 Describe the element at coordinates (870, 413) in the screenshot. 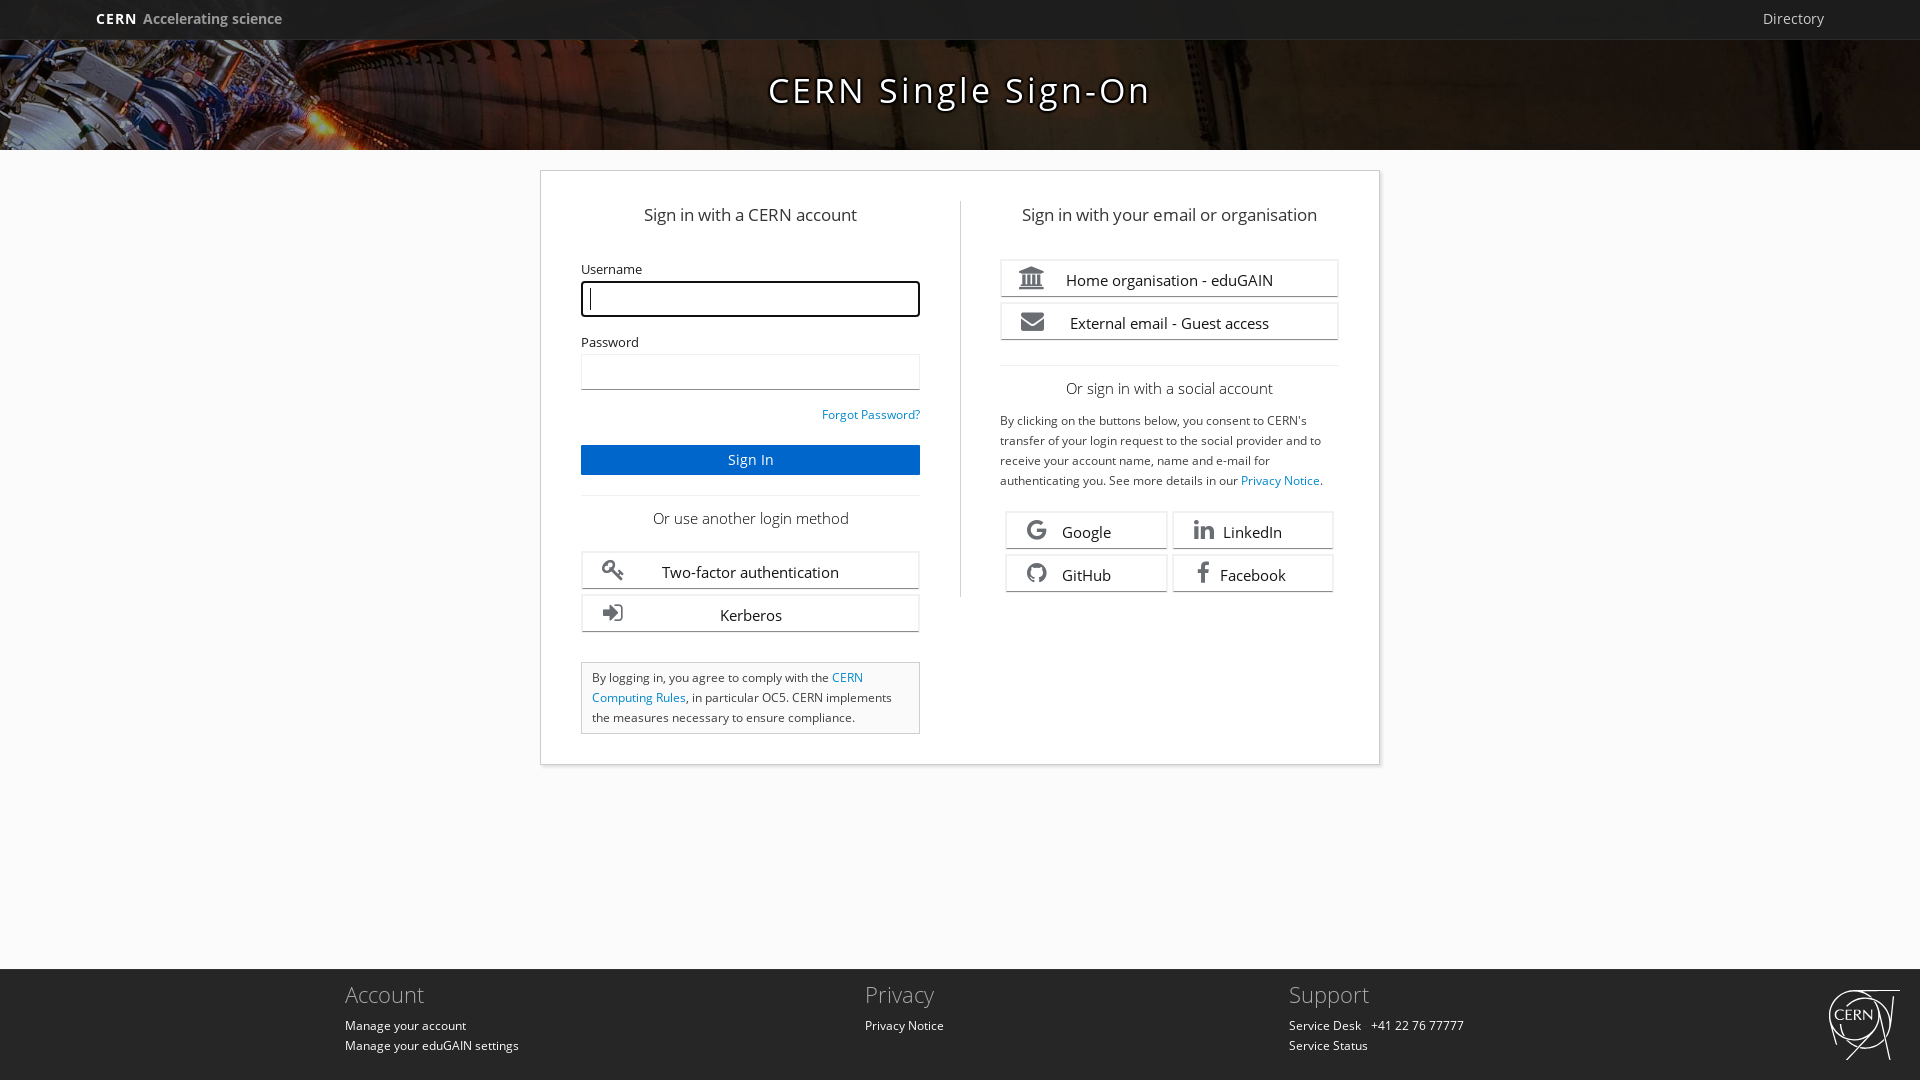

I see `'Forgot Password?'` at that location.